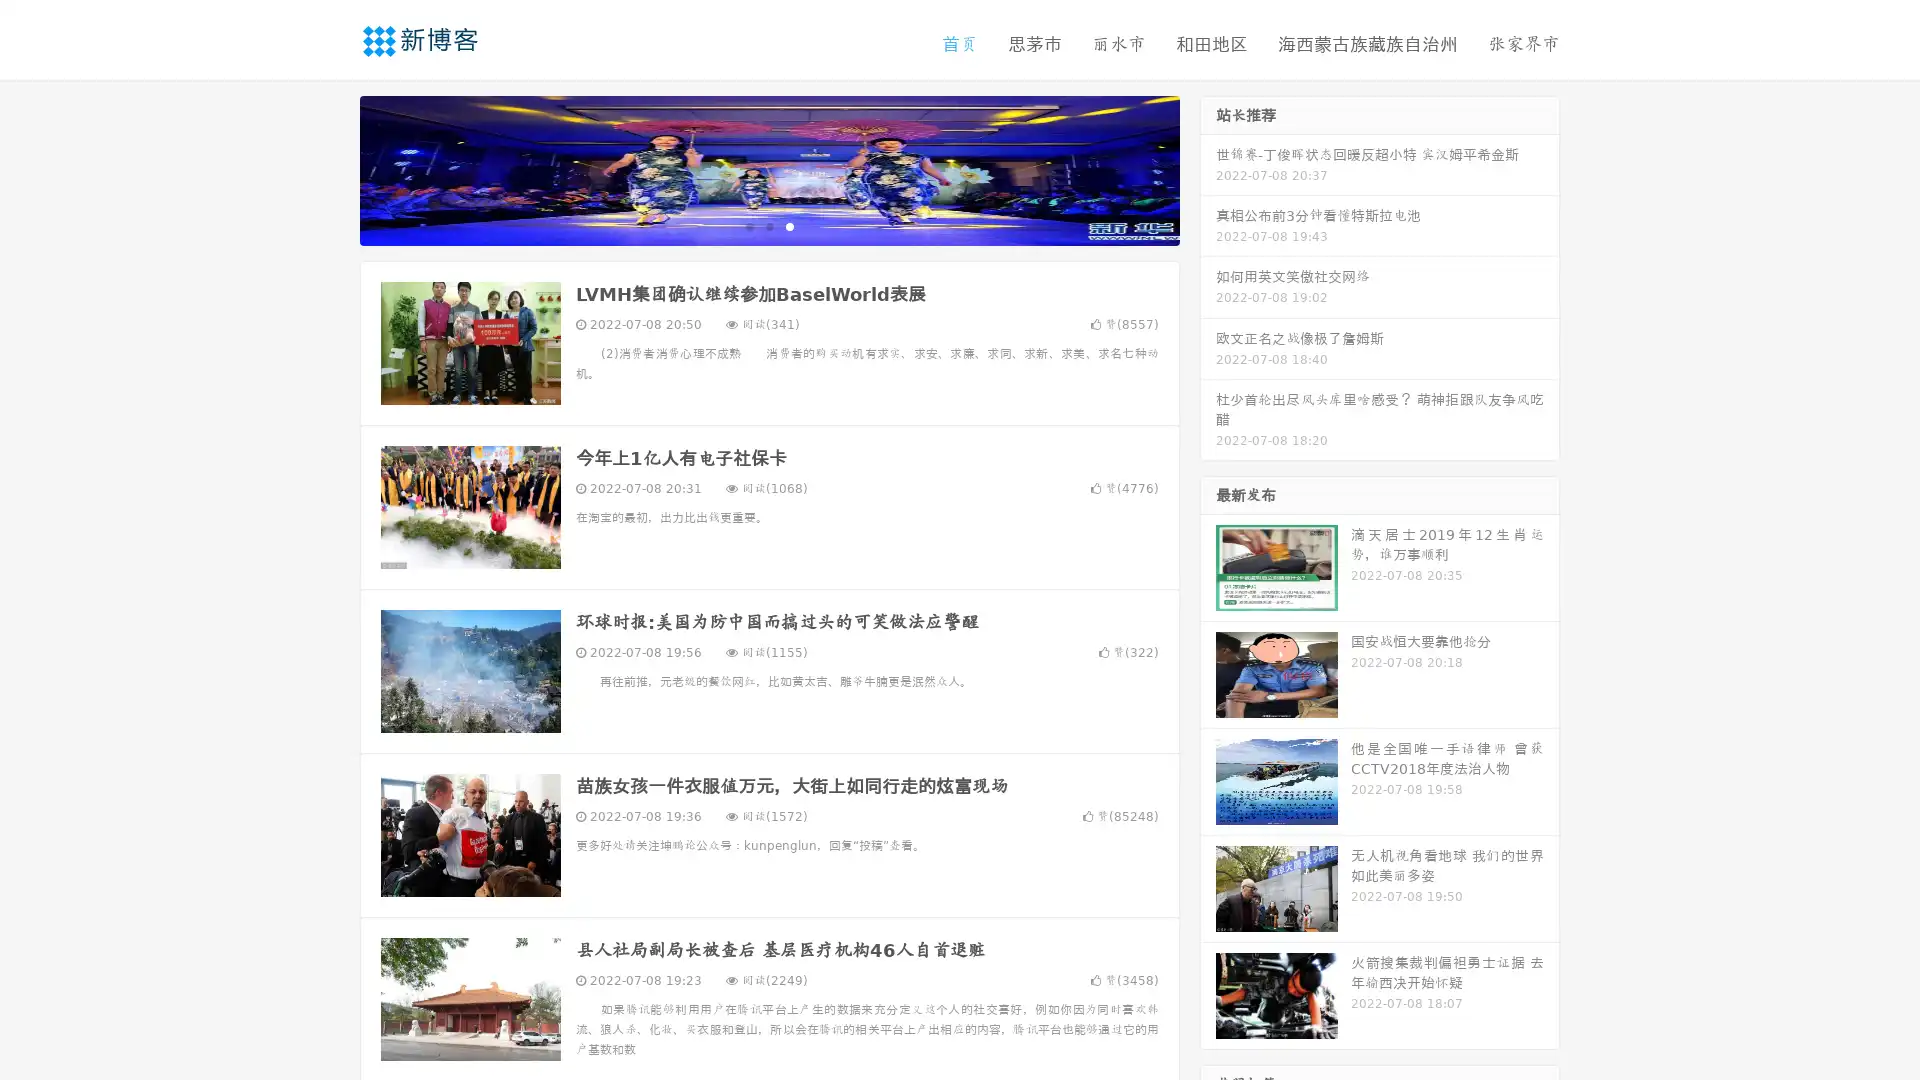  What do you see at coordinates (330, 168) in the screenshot?
I see `Previous slide` at bounding box center [330, 168].